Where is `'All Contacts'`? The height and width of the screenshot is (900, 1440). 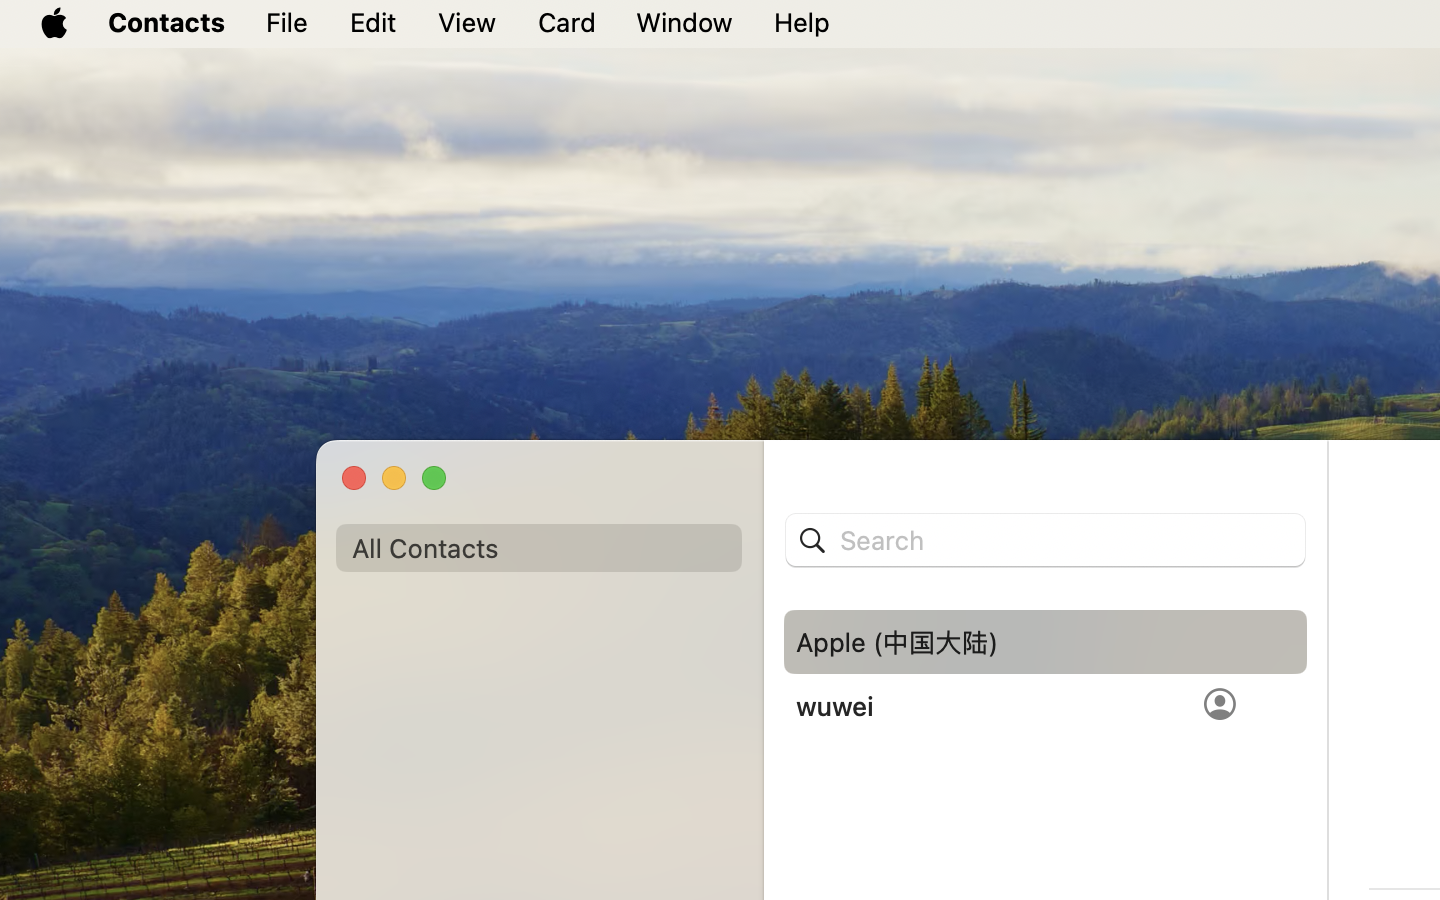 'All Contacts' is located at coordinates (537, 547).